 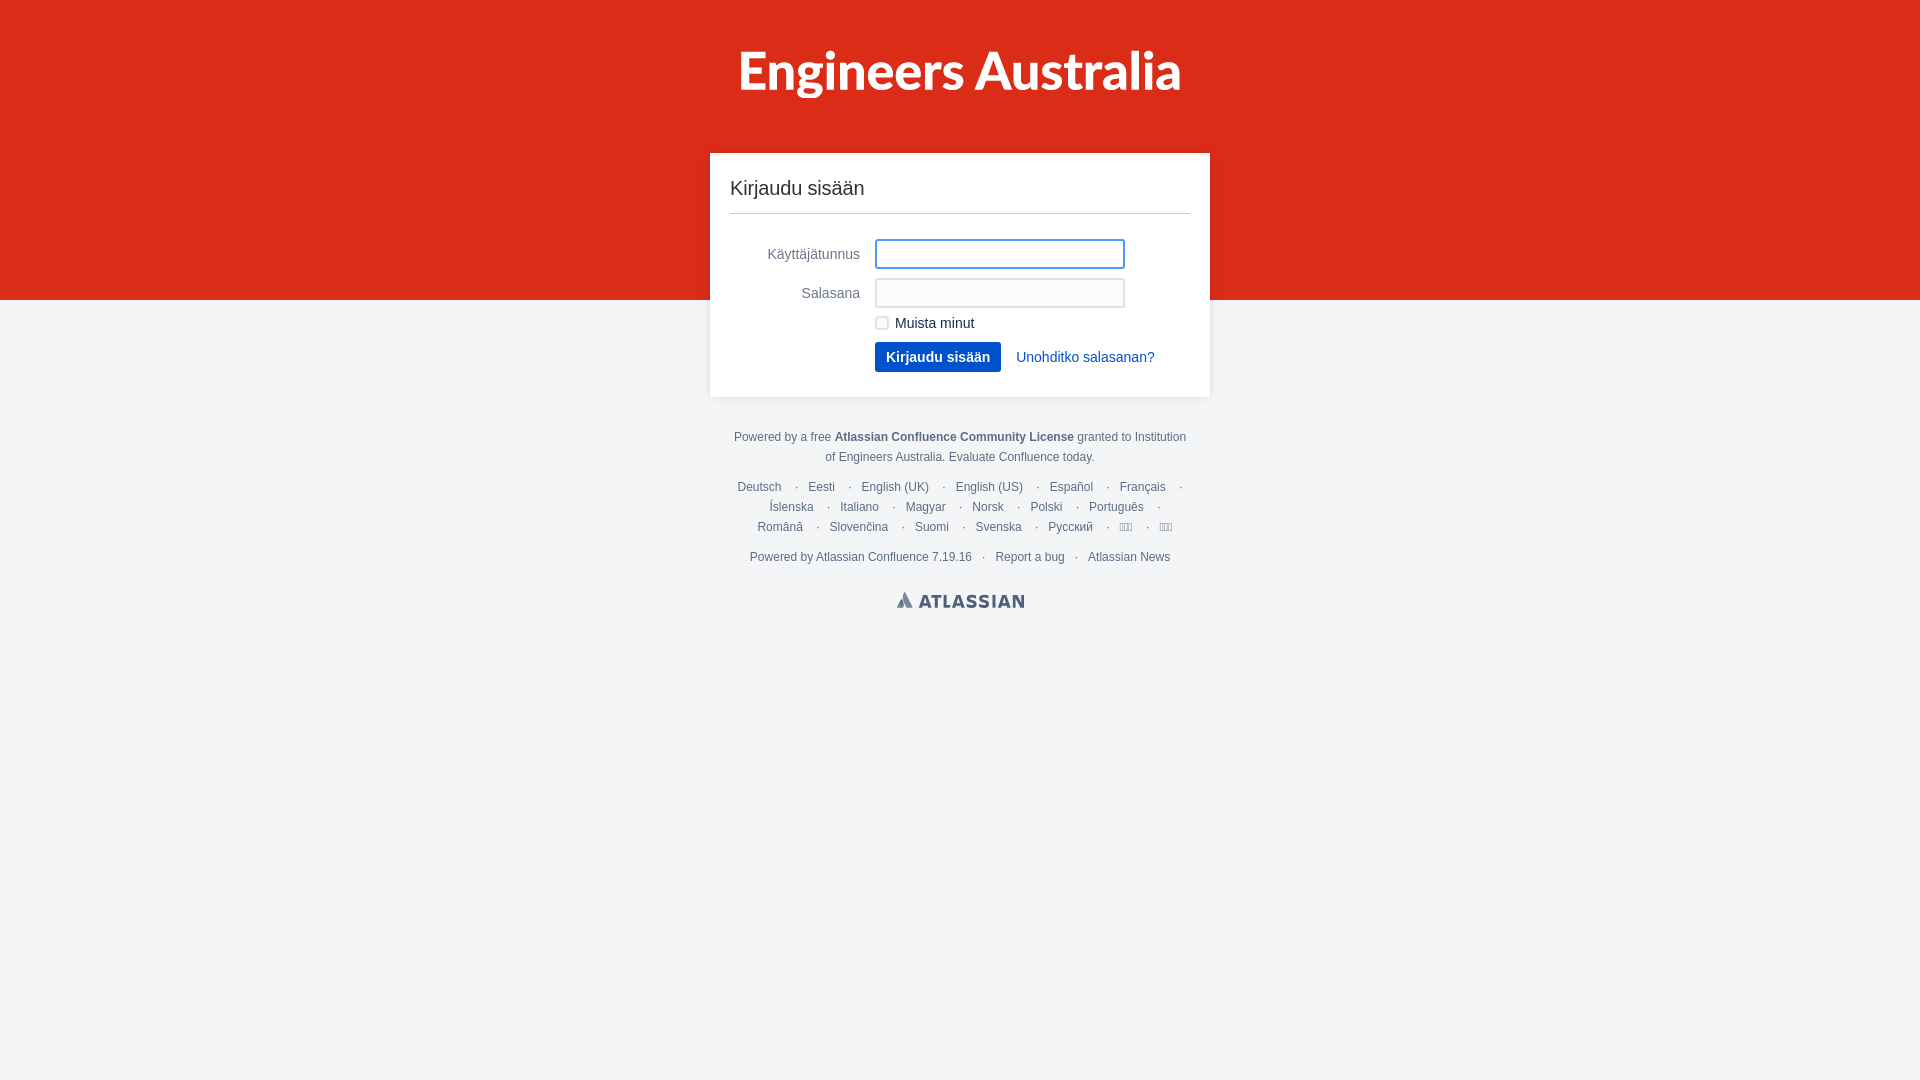 What do you see at coordinates (925, 505) in the screenshot?
I see `'Magyar'` at bounding box center [925, 505].